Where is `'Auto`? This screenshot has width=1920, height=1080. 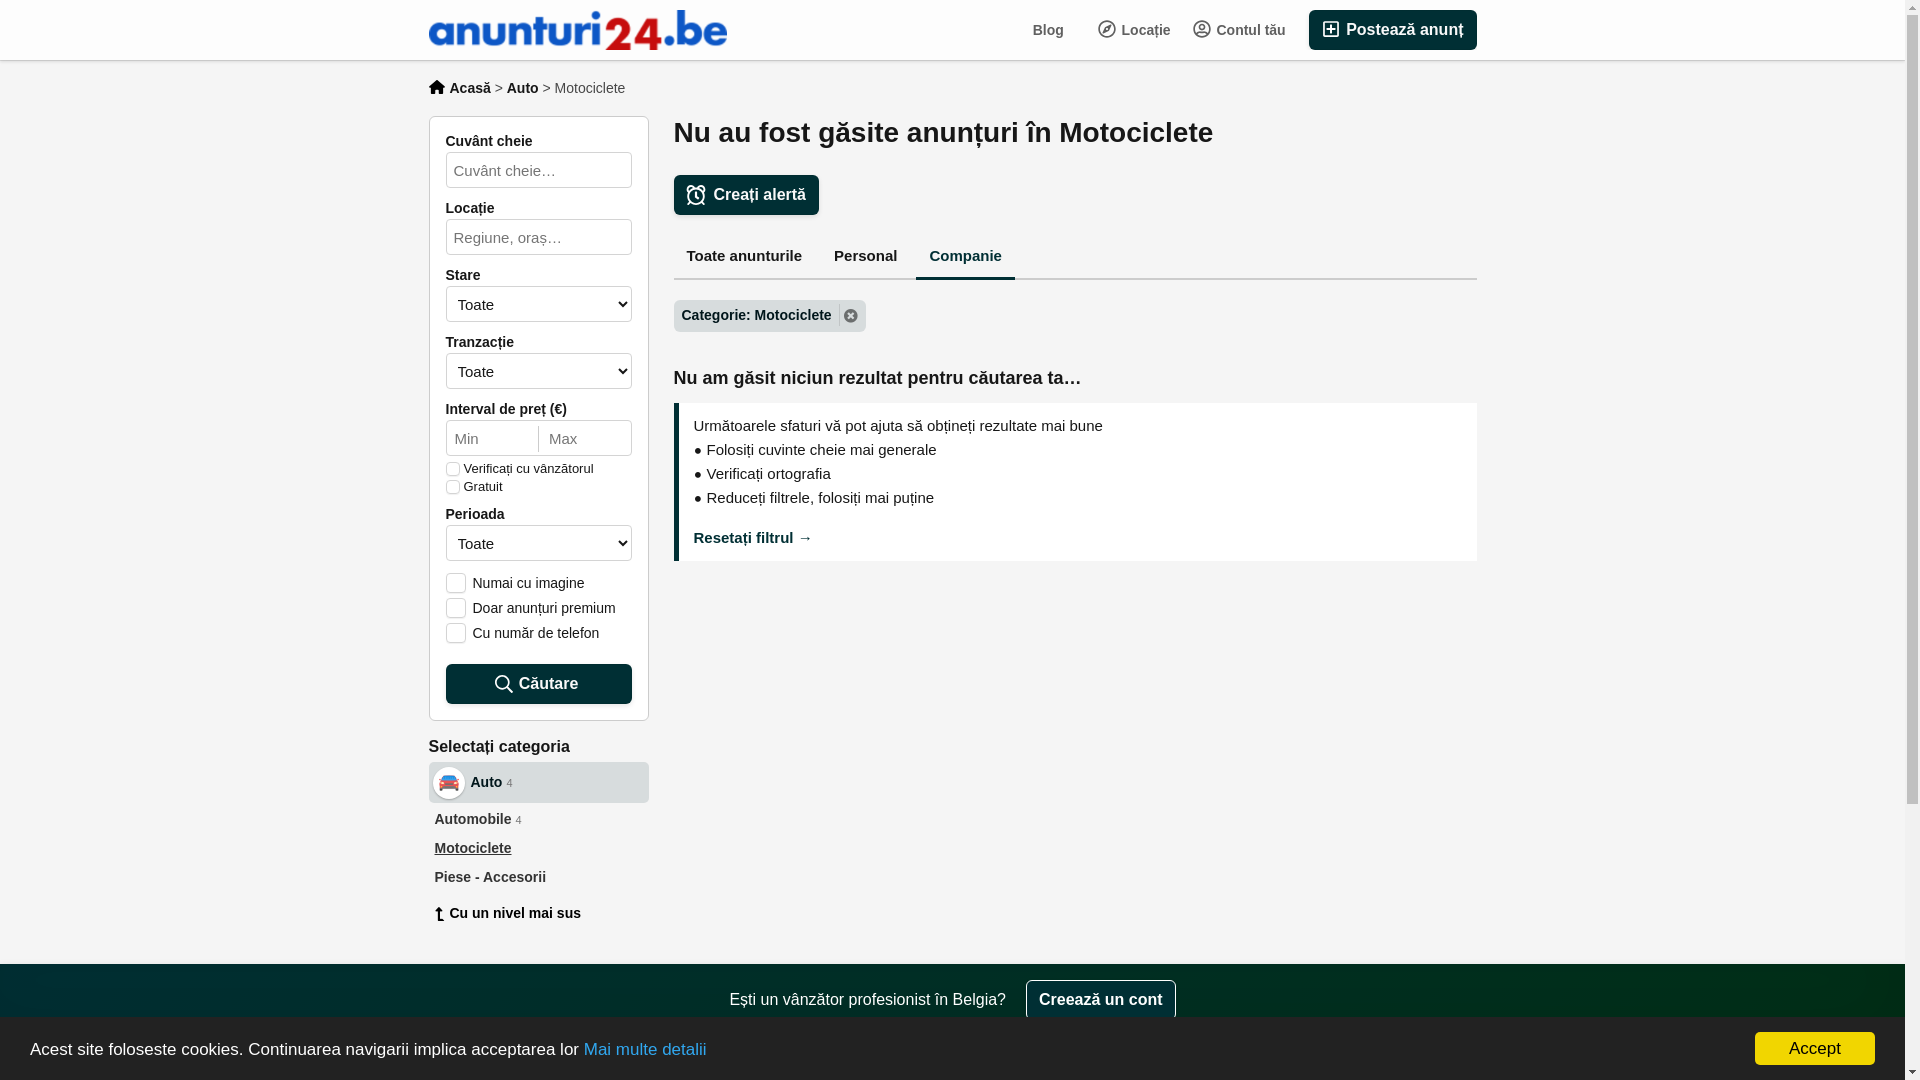 'Auto is located at coordinates (426, 781).